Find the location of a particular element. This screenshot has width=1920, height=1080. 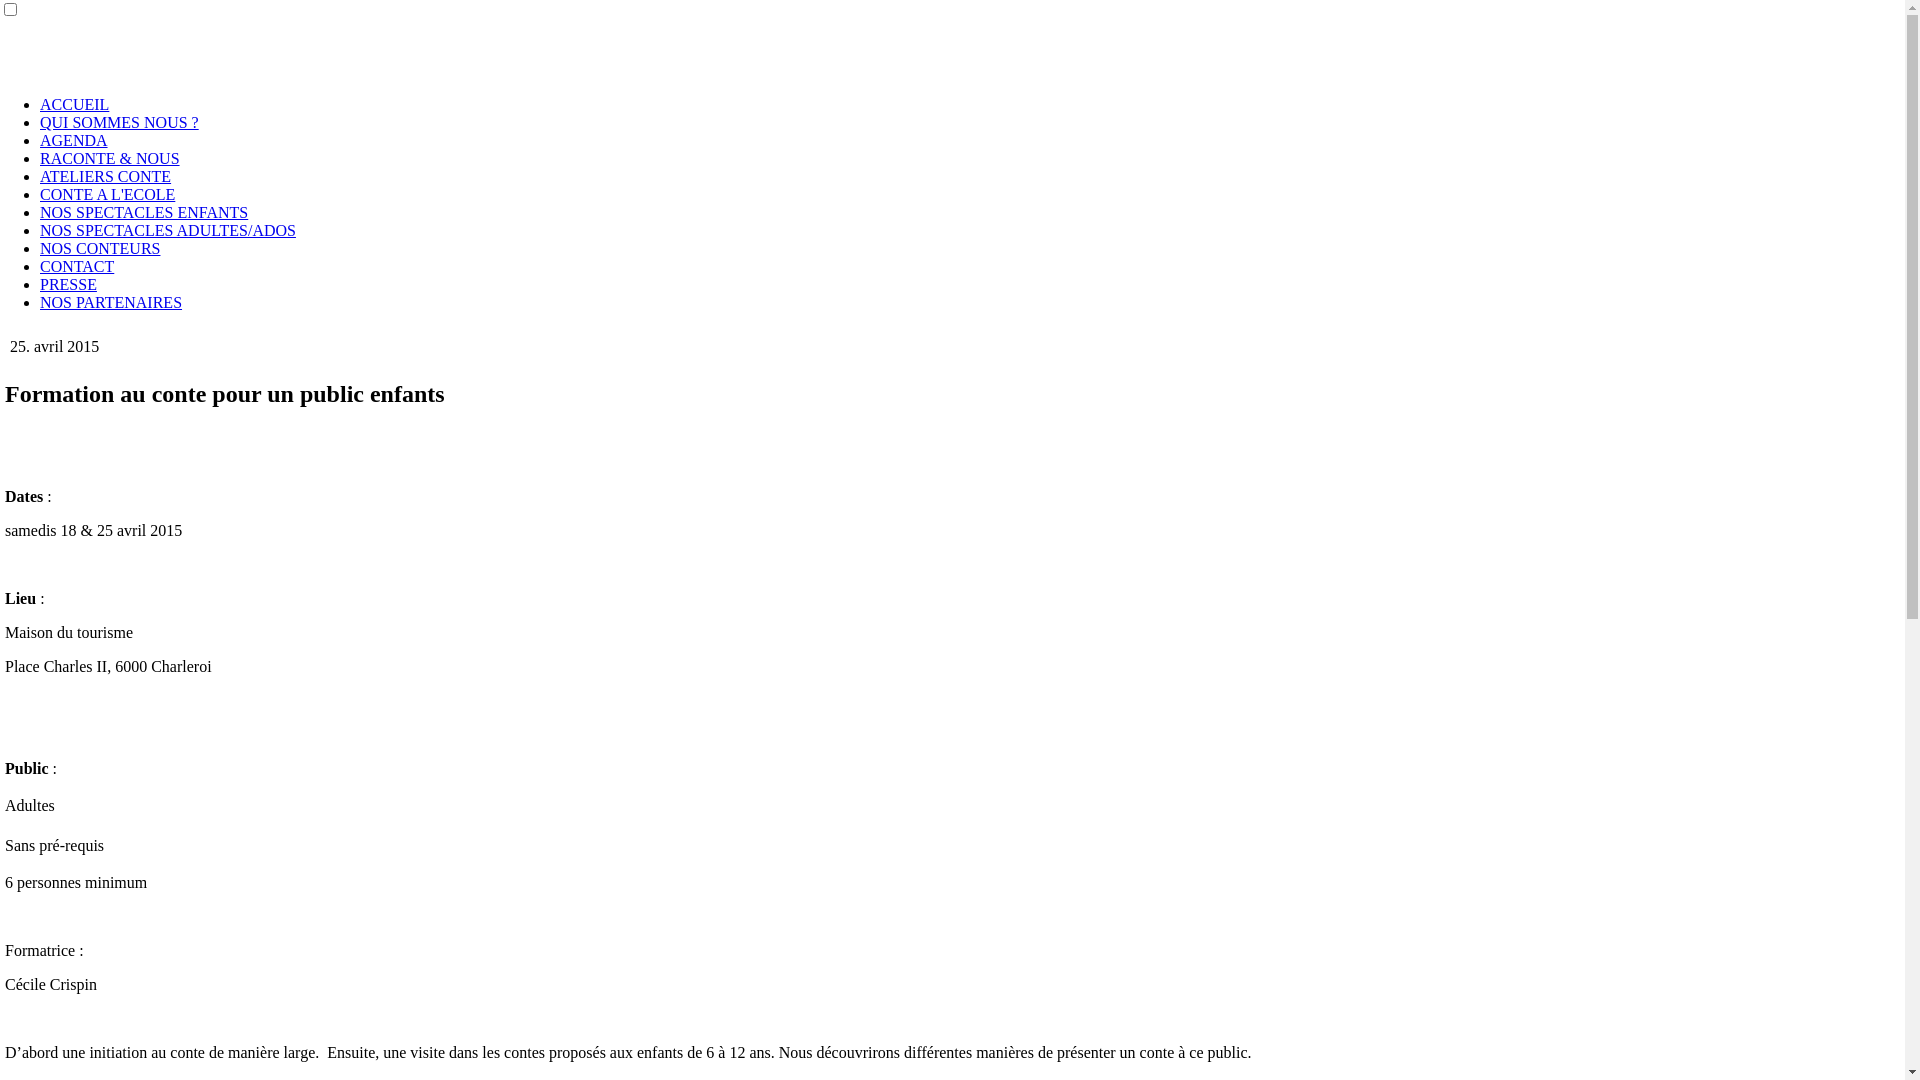

'NOS SPECTACLES ADULTES/ADOS' is located at coordinates (168, 229).